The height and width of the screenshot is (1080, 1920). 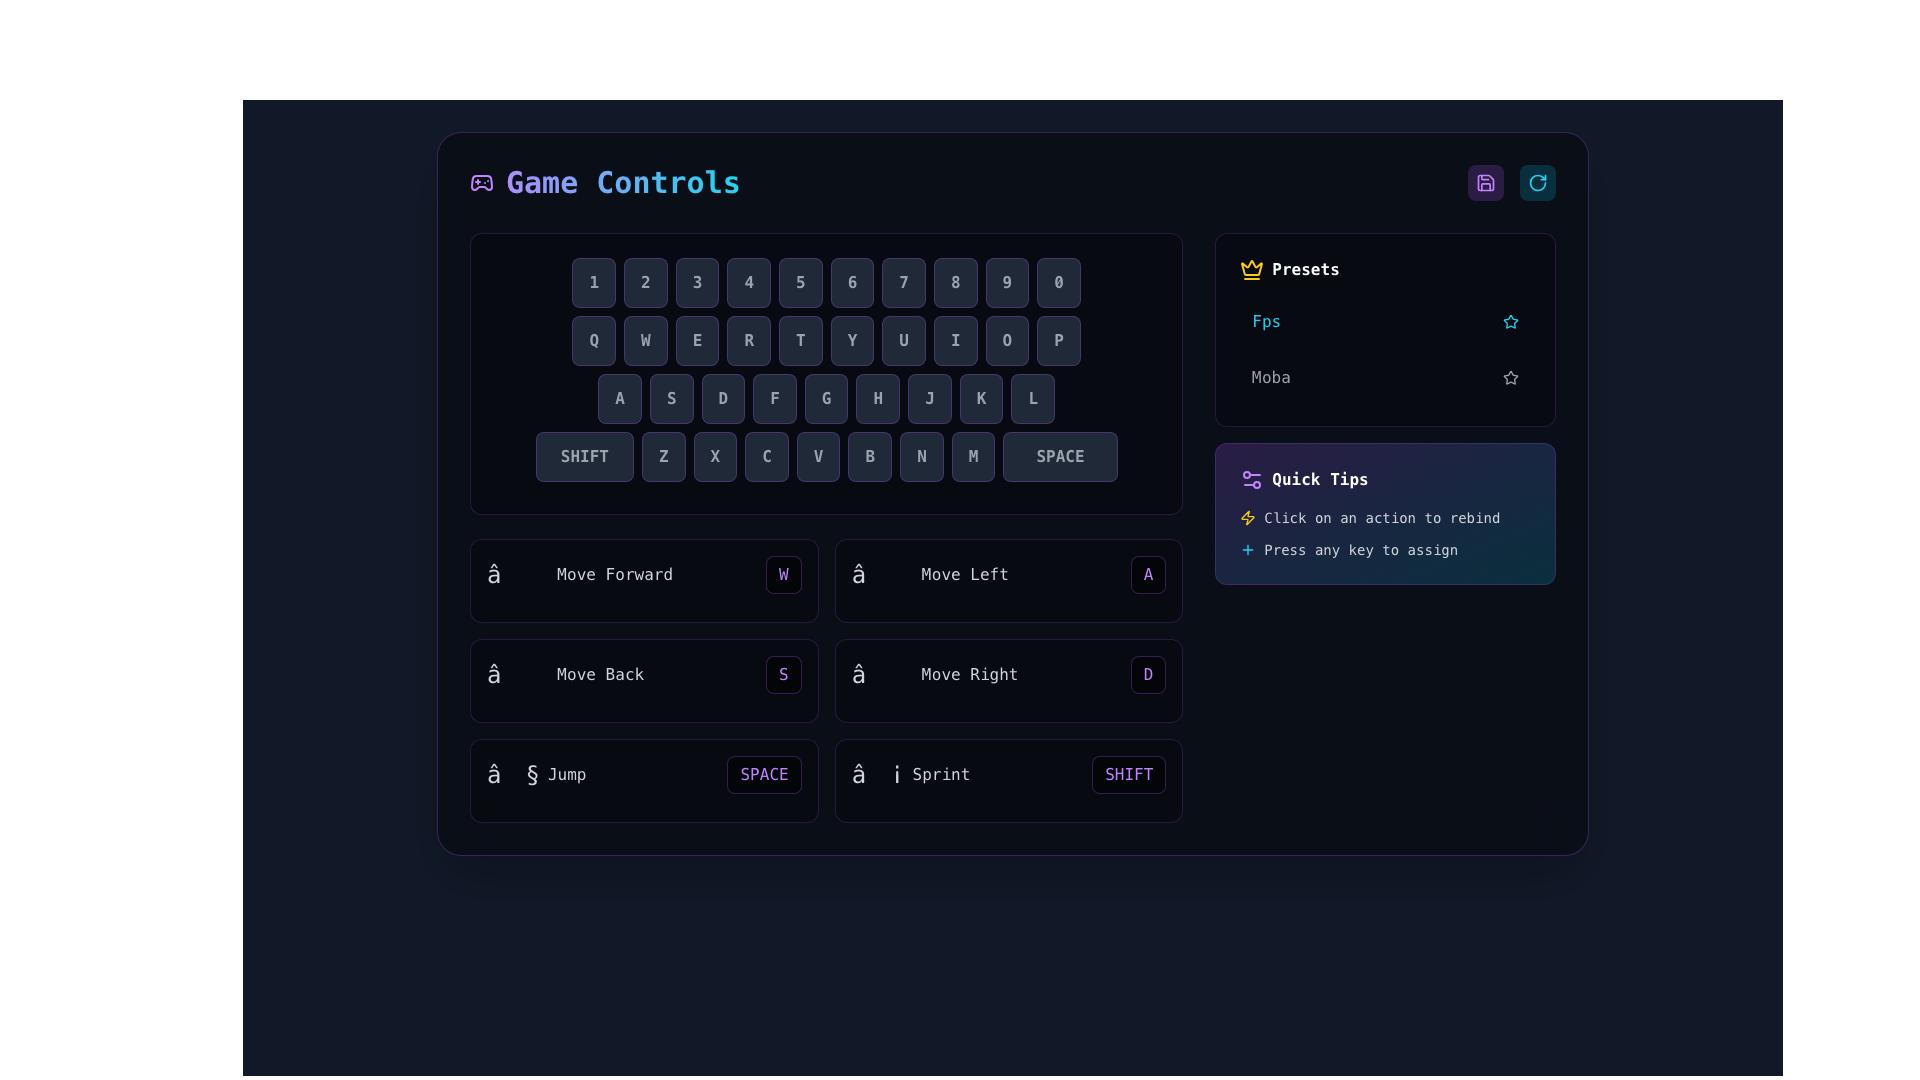 What do you see at coordinates (1384, 550) in the screenshot?
I see `the instructional text that indicates to the user they can press any key to assign it to an action, located` at bounding box center [1384, 550].